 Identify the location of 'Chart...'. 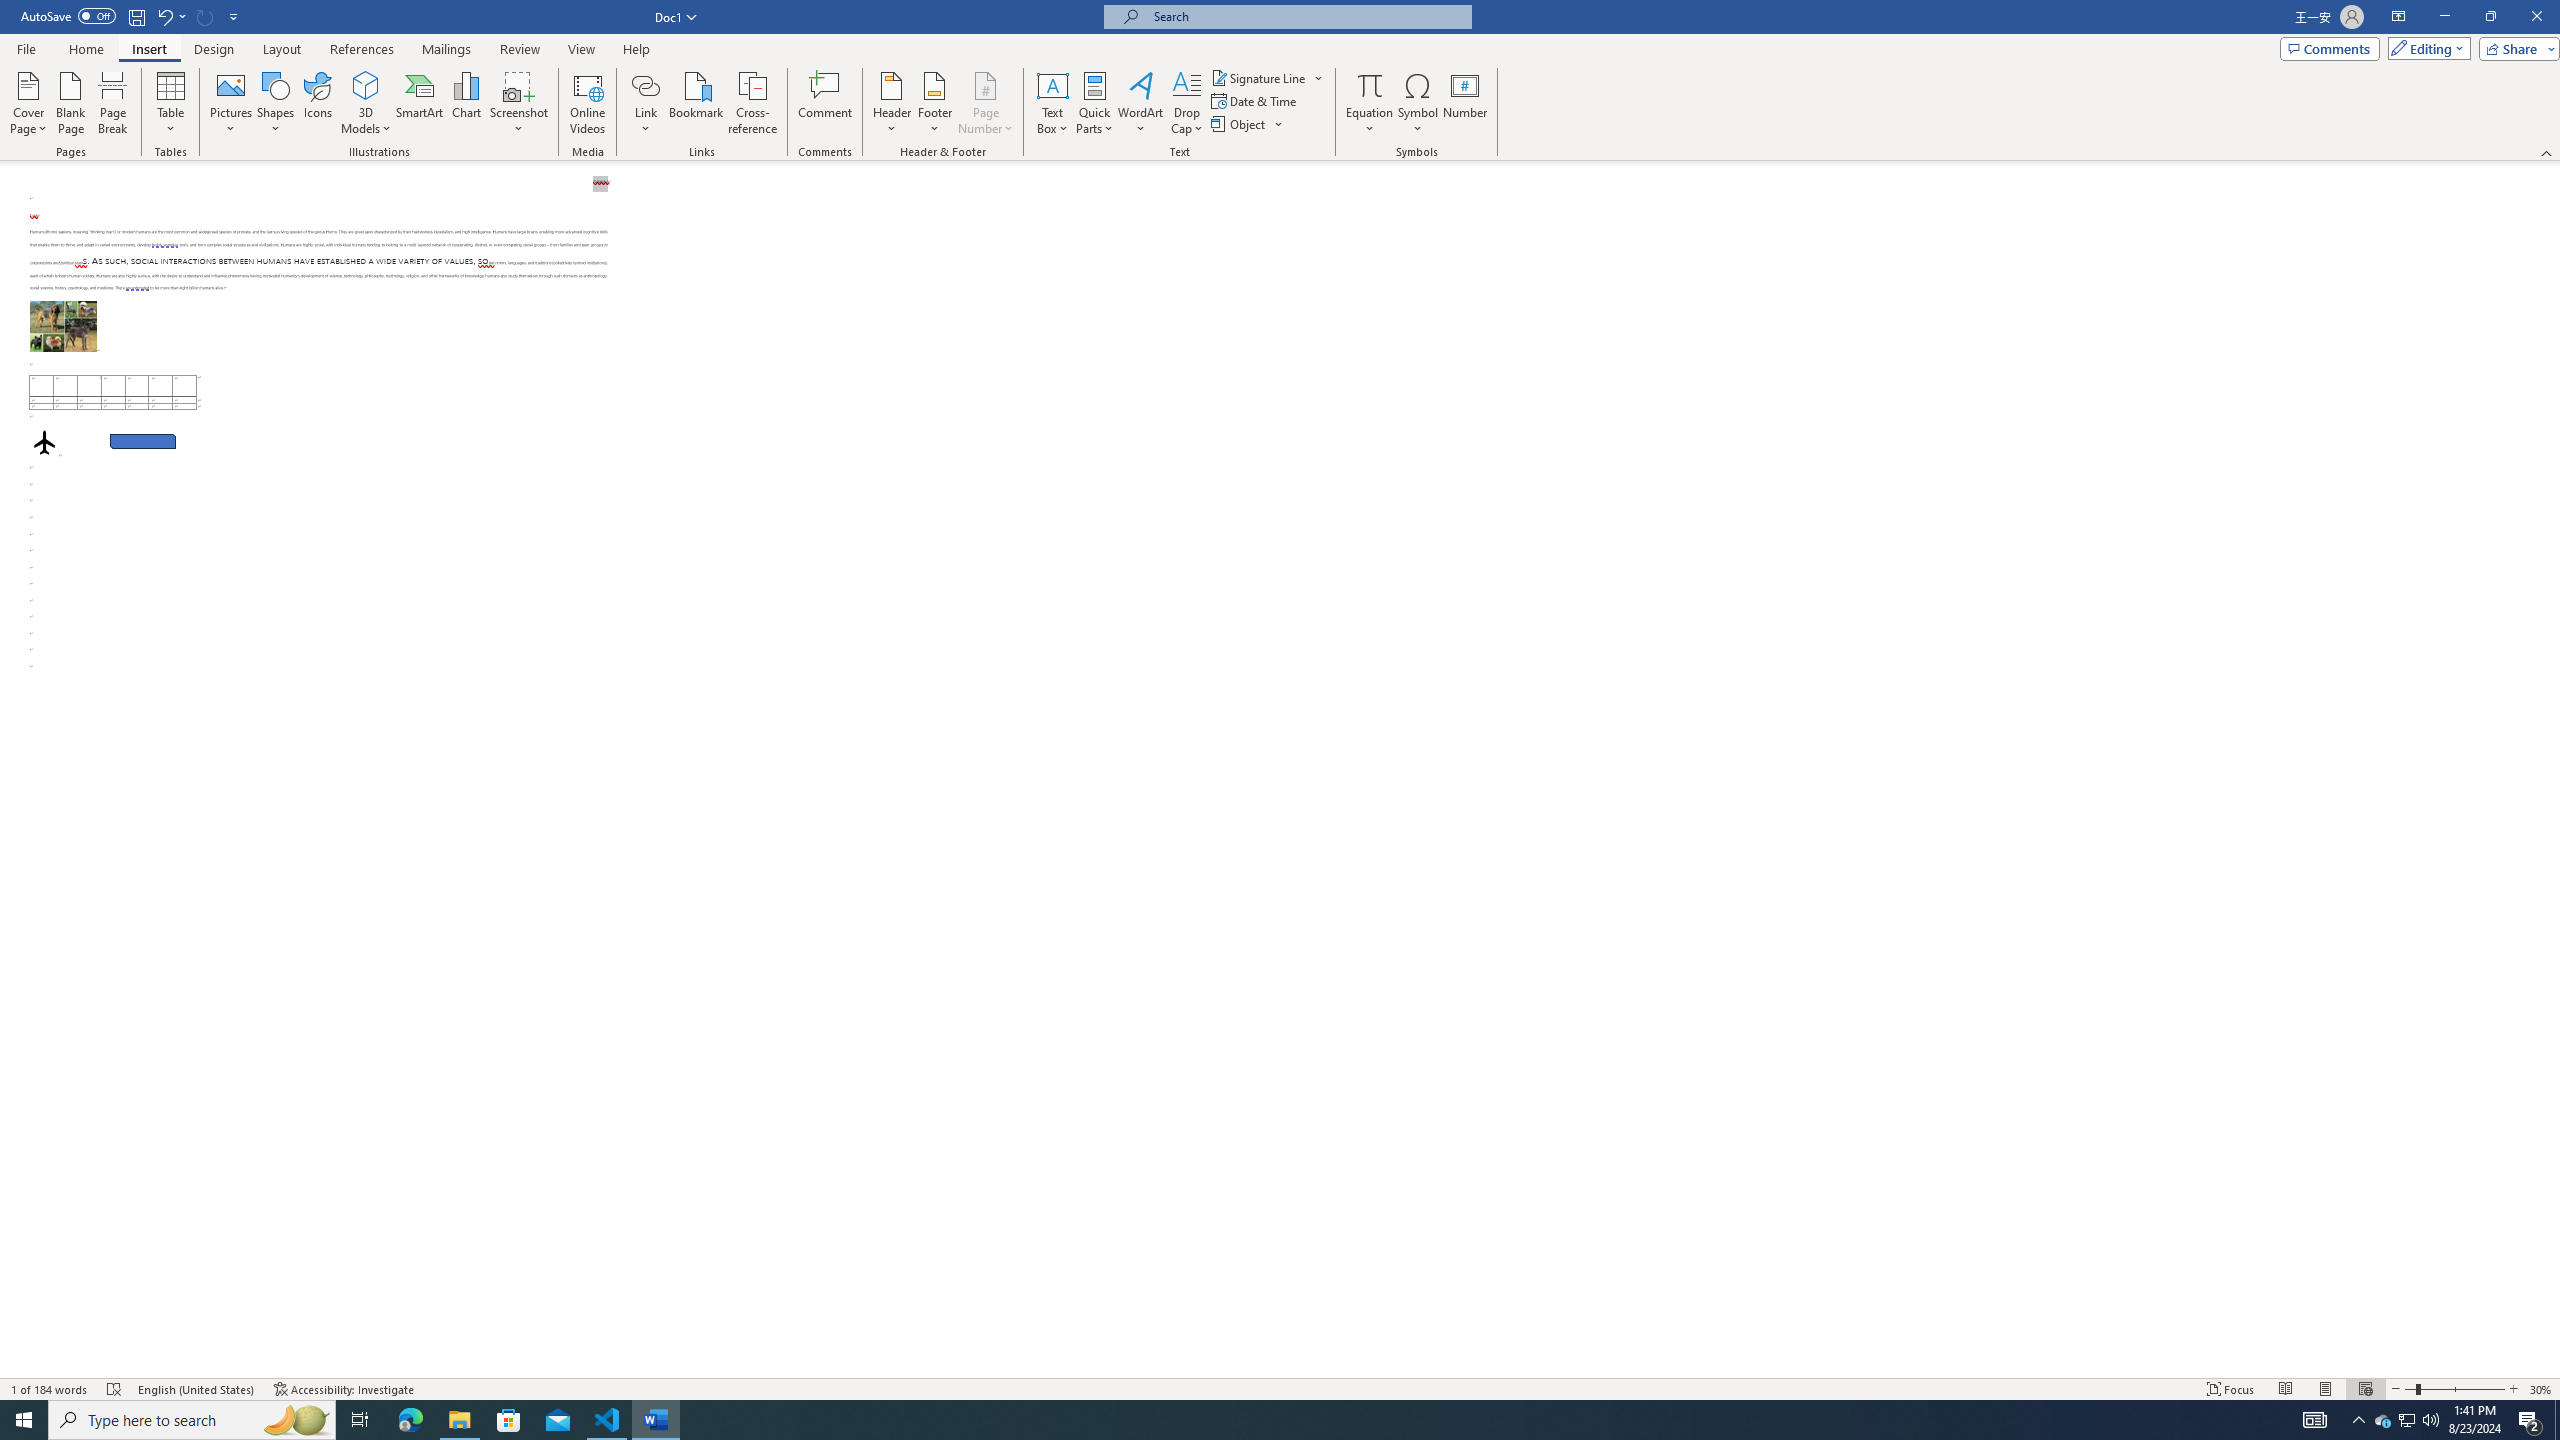
(466, 103).